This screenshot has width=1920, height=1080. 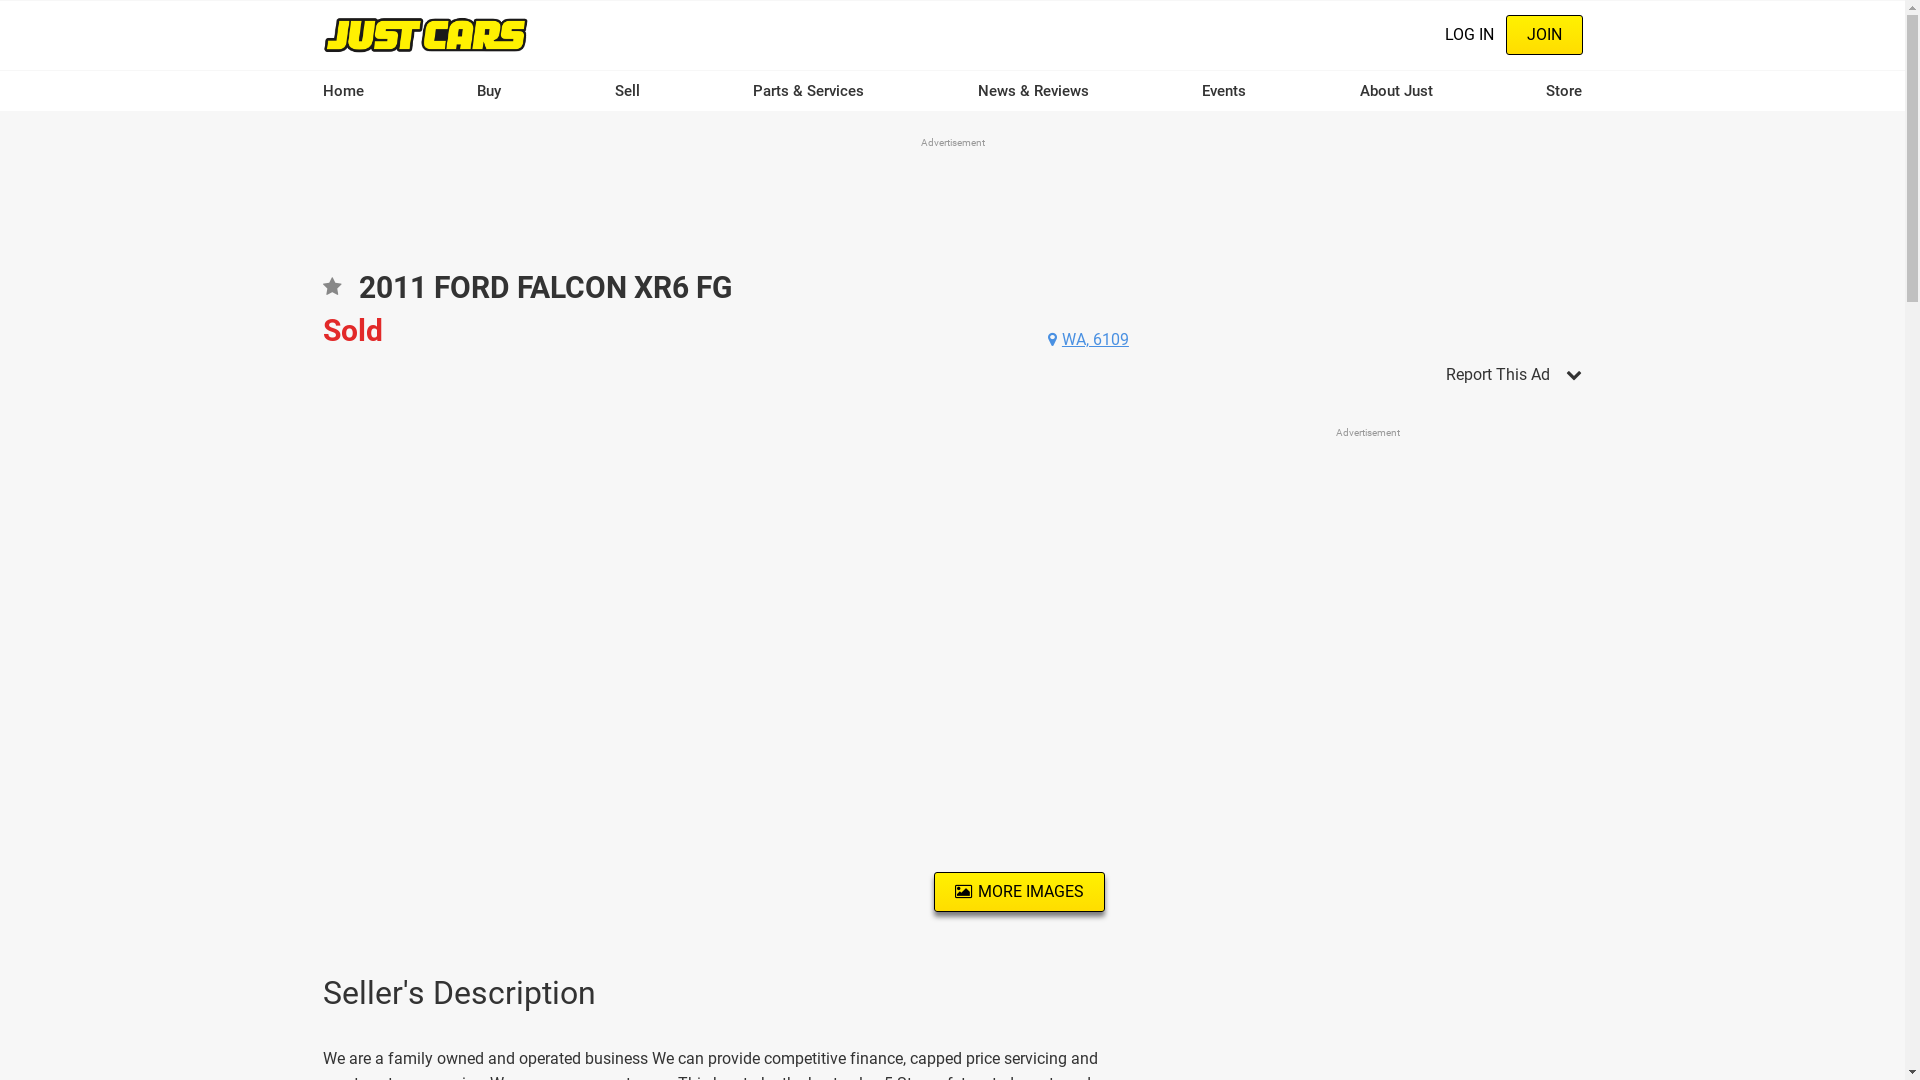 I want to click on 'Buy', so click(x=489, y=91).